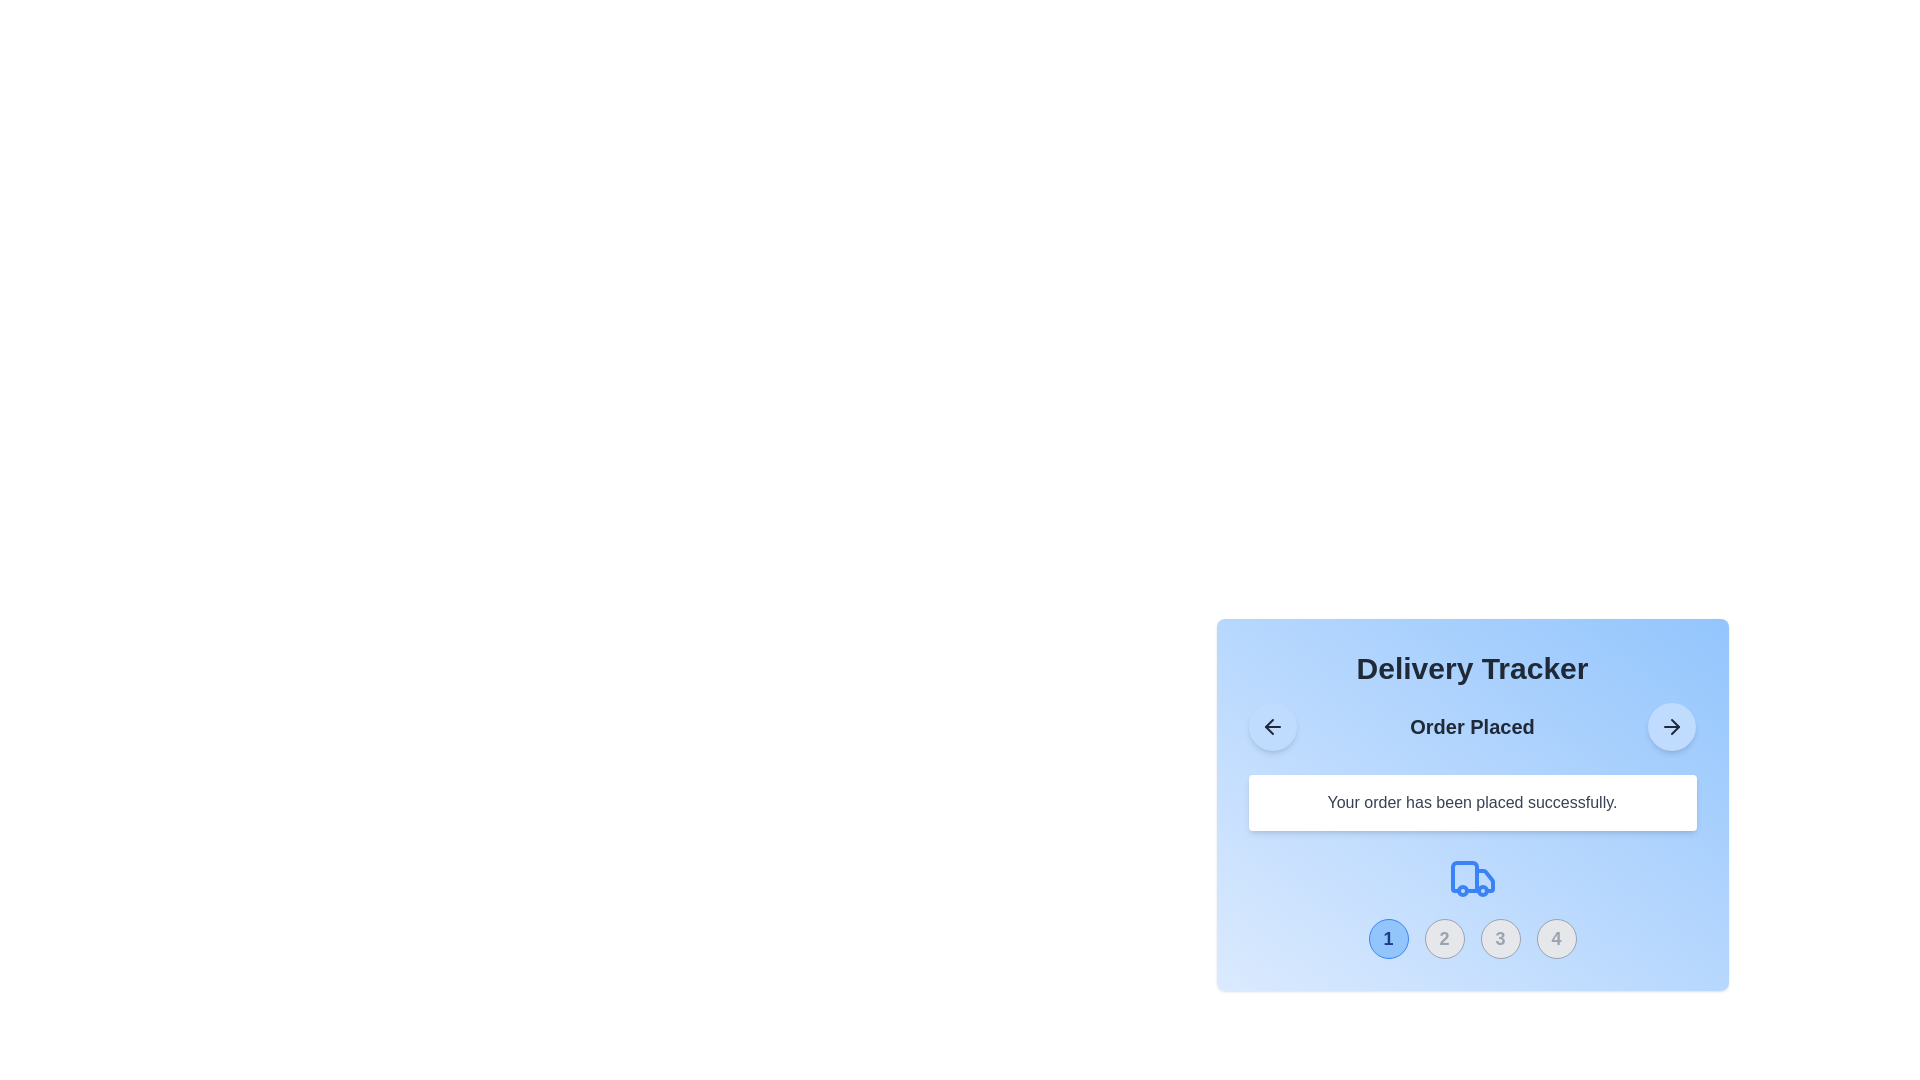  I want to click on the Text display box that confirms the order has been successfully placed, located under the 'Order Placed' heading in the 'Delivery Tracker' section, so click(1472, 801).